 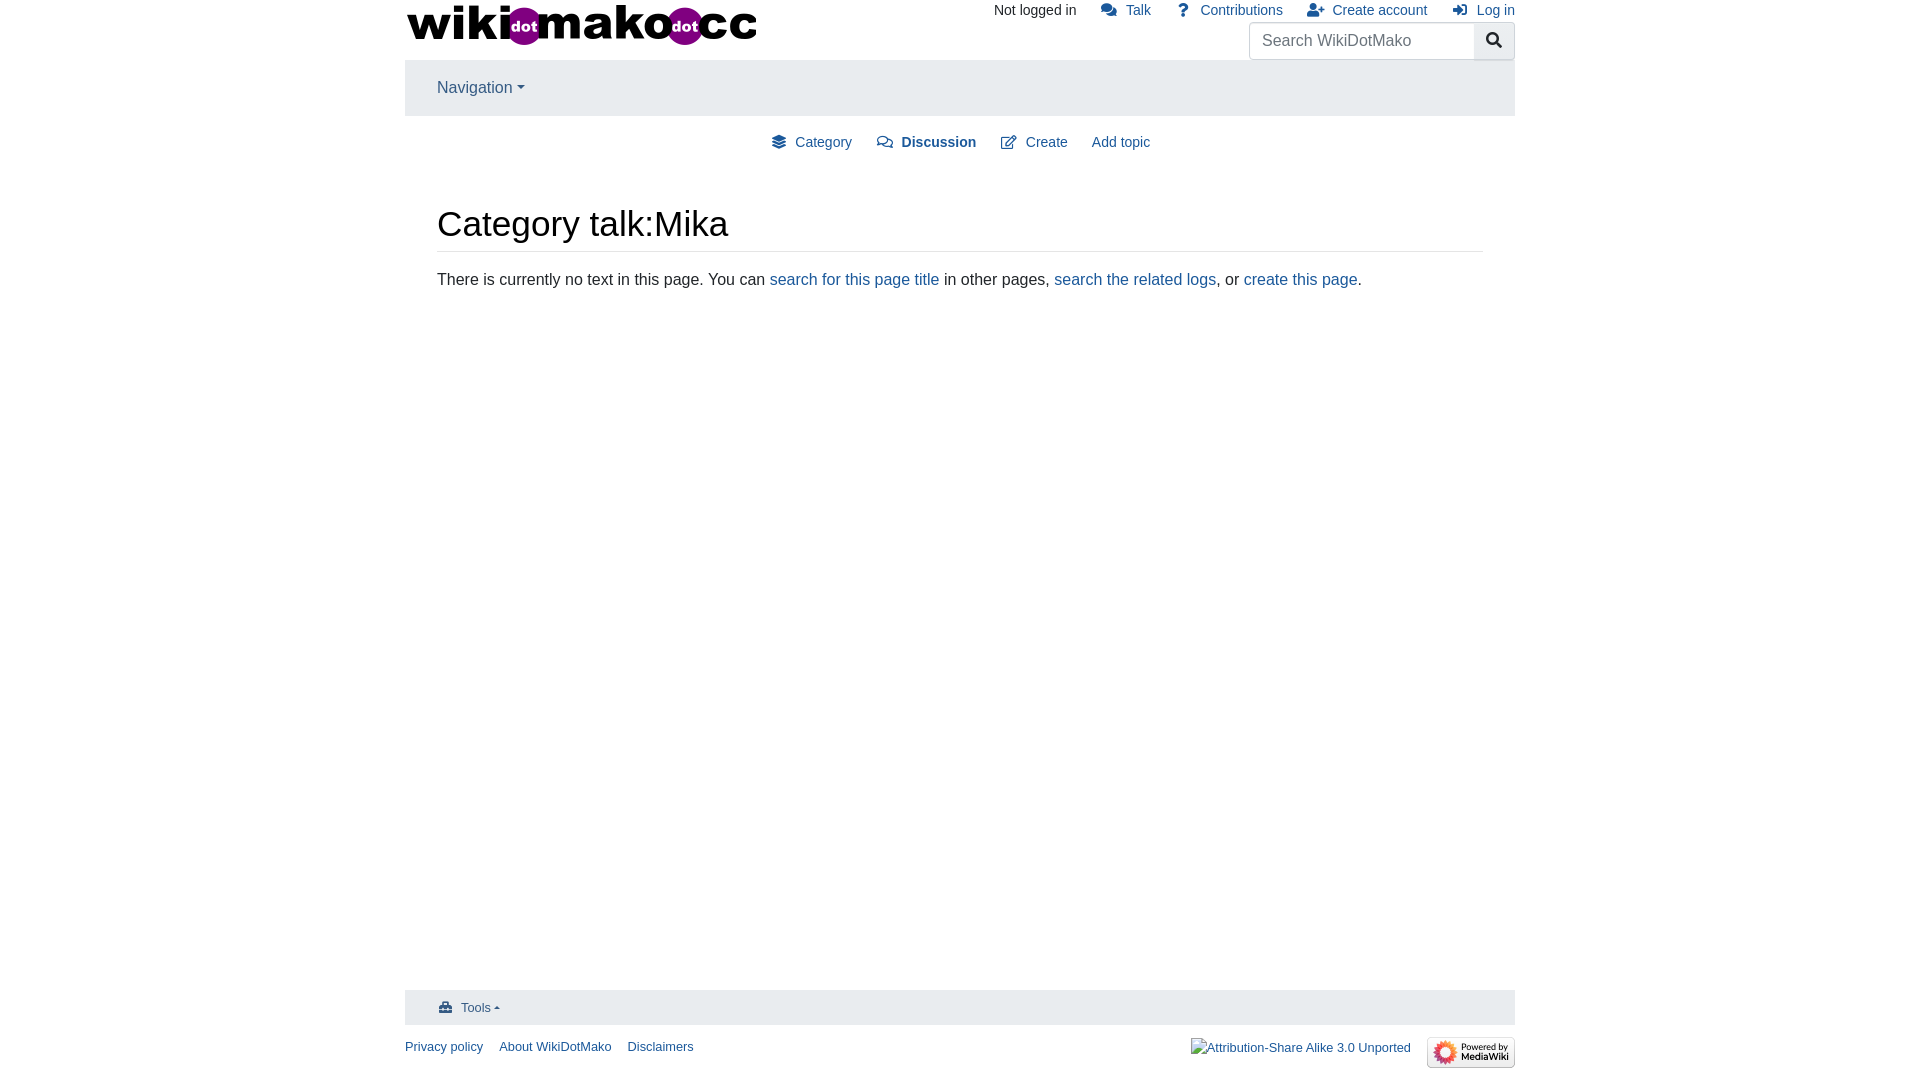 What do you see at coordinates (480, 87) in the screenshot?
I see `'Navigation'` at bounding box center [480, 87].